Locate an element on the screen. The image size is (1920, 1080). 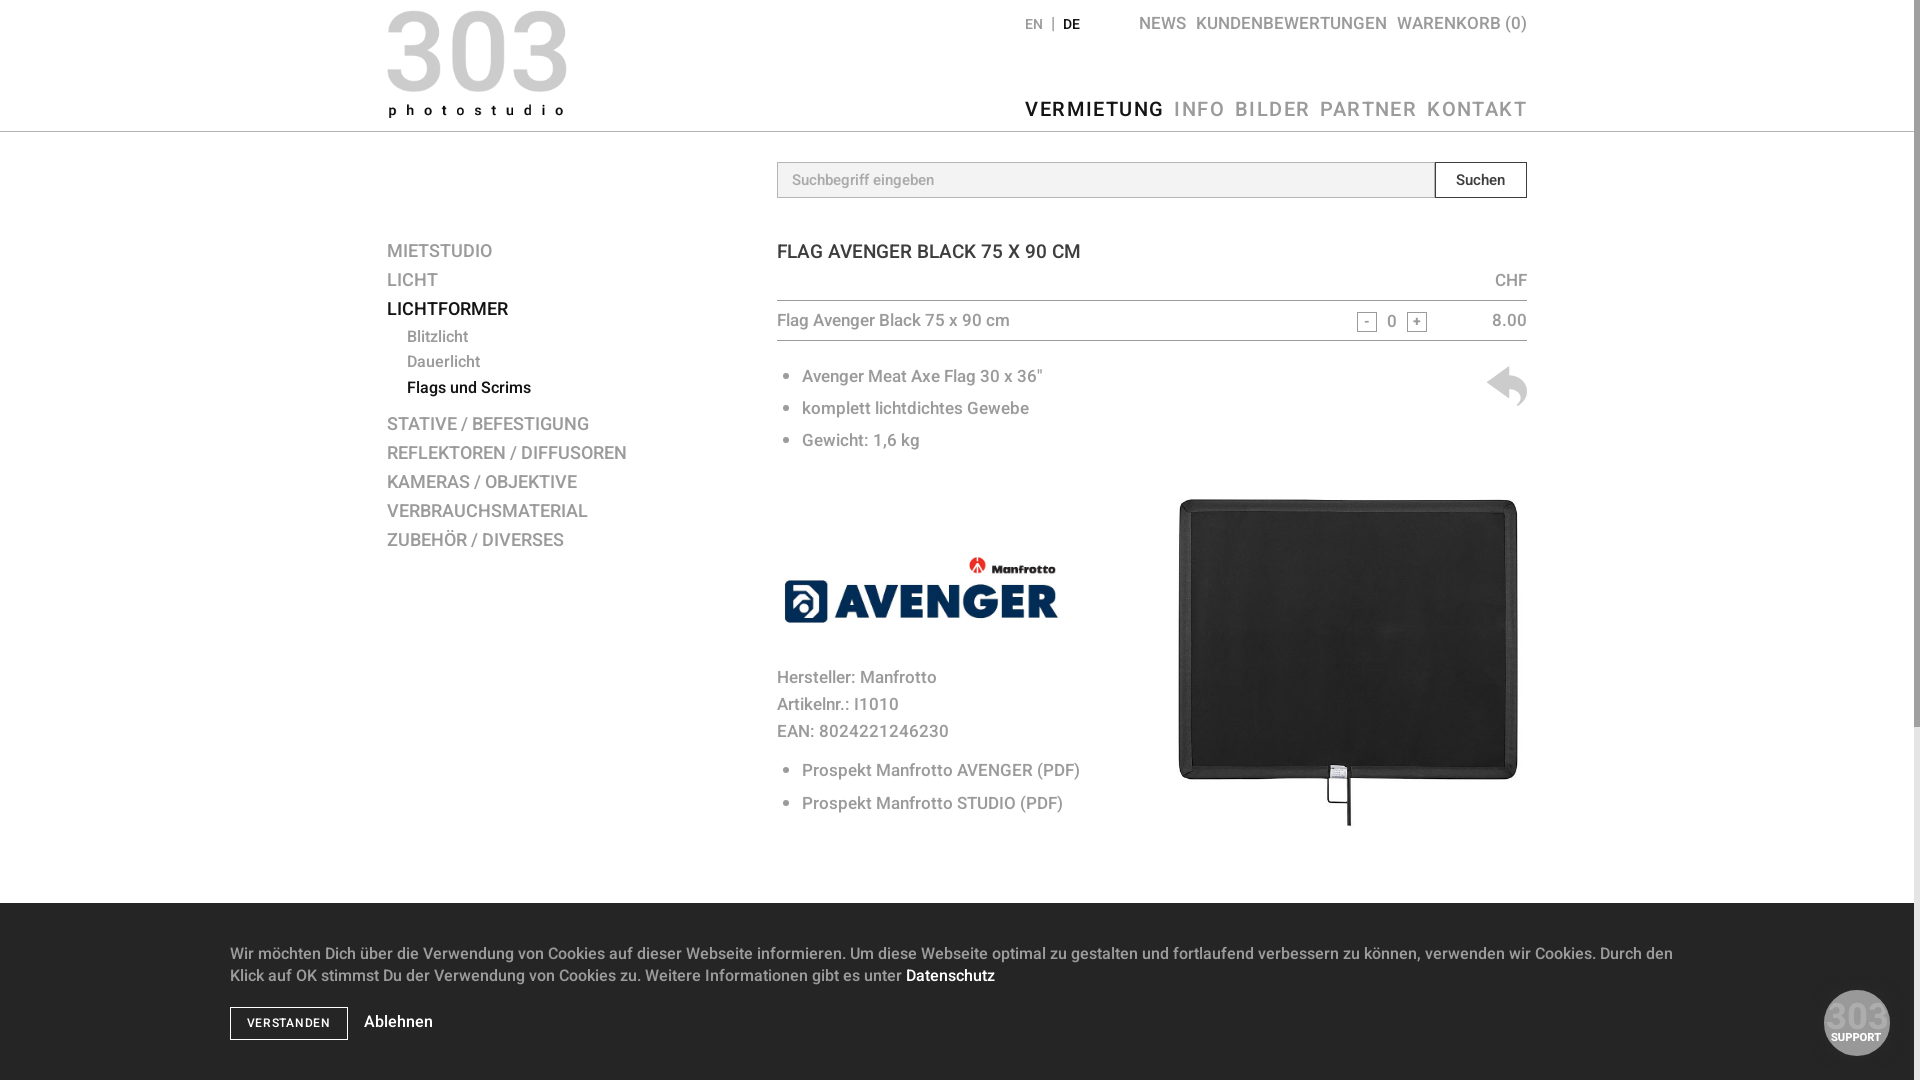
'BILDER' is located at coordinates (1233, 109).